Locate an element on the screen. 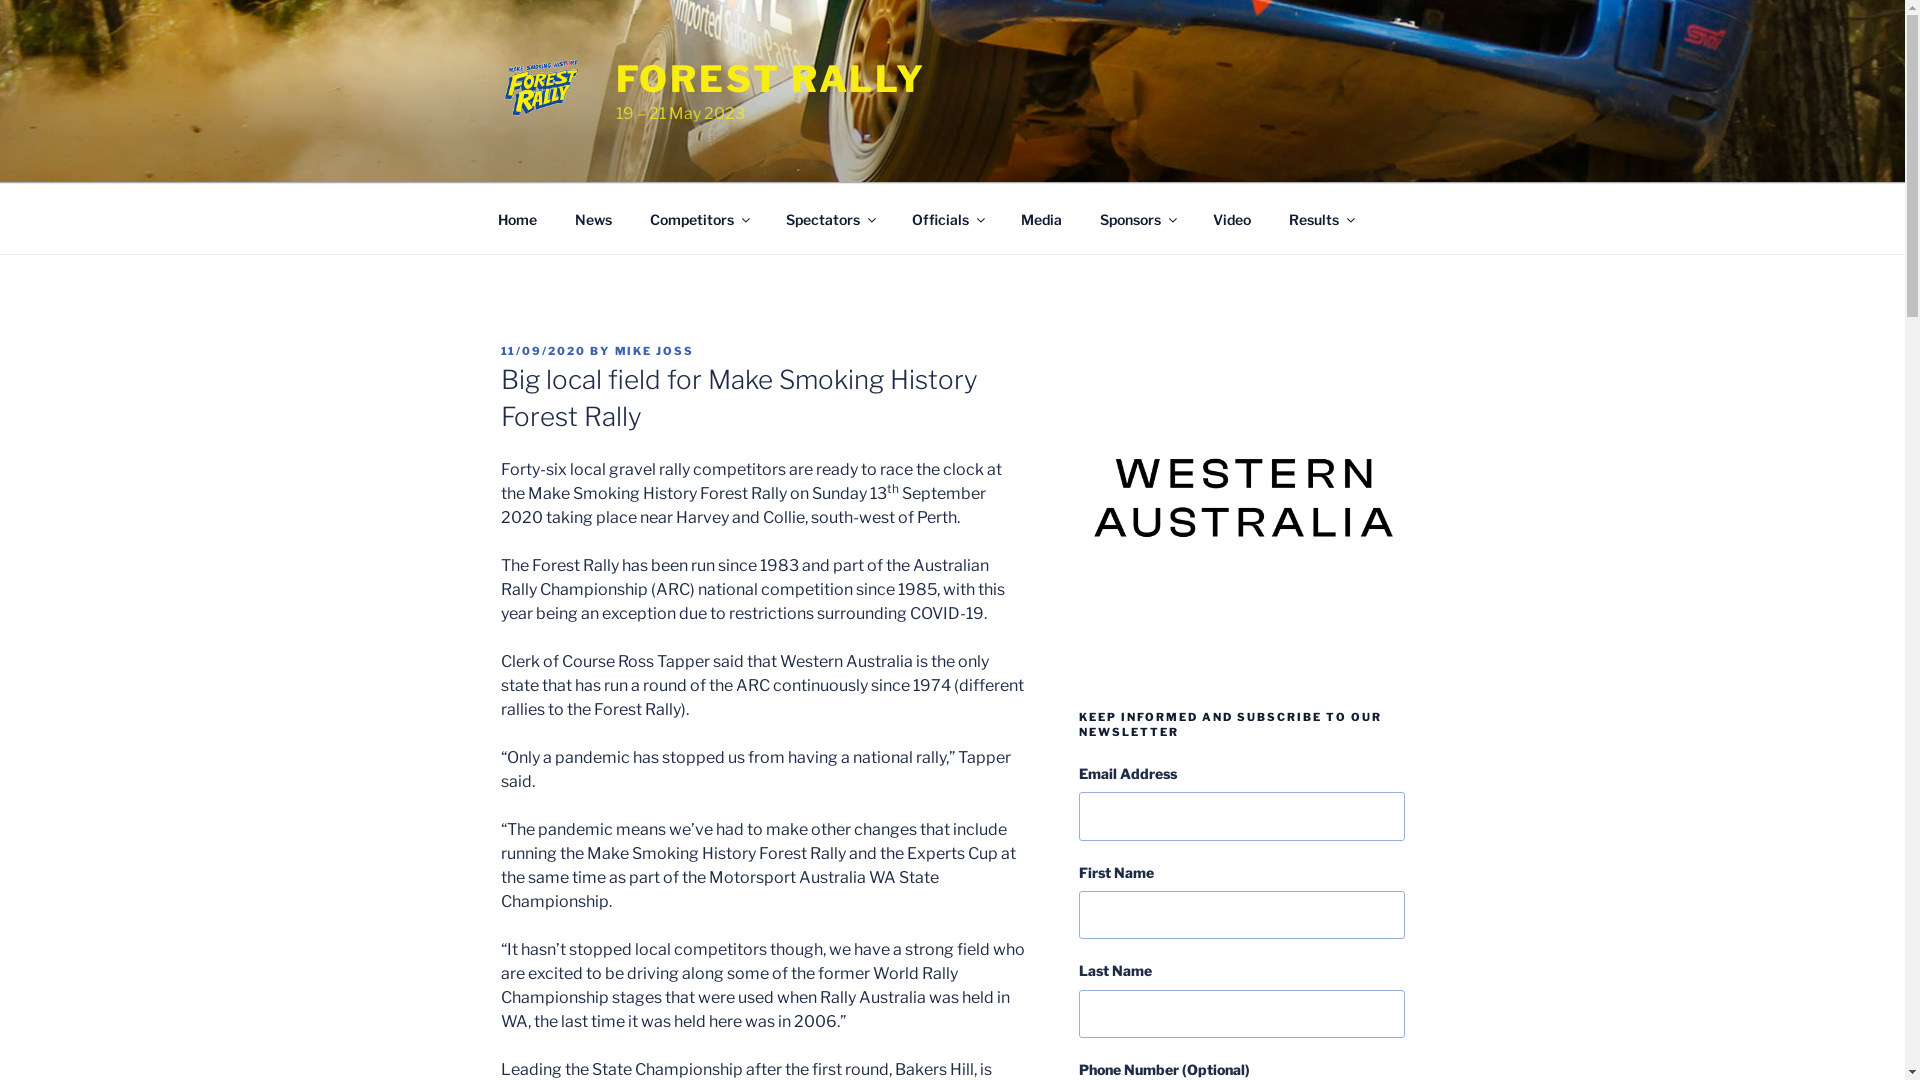  'Home' is located at coordinates (517, 218).